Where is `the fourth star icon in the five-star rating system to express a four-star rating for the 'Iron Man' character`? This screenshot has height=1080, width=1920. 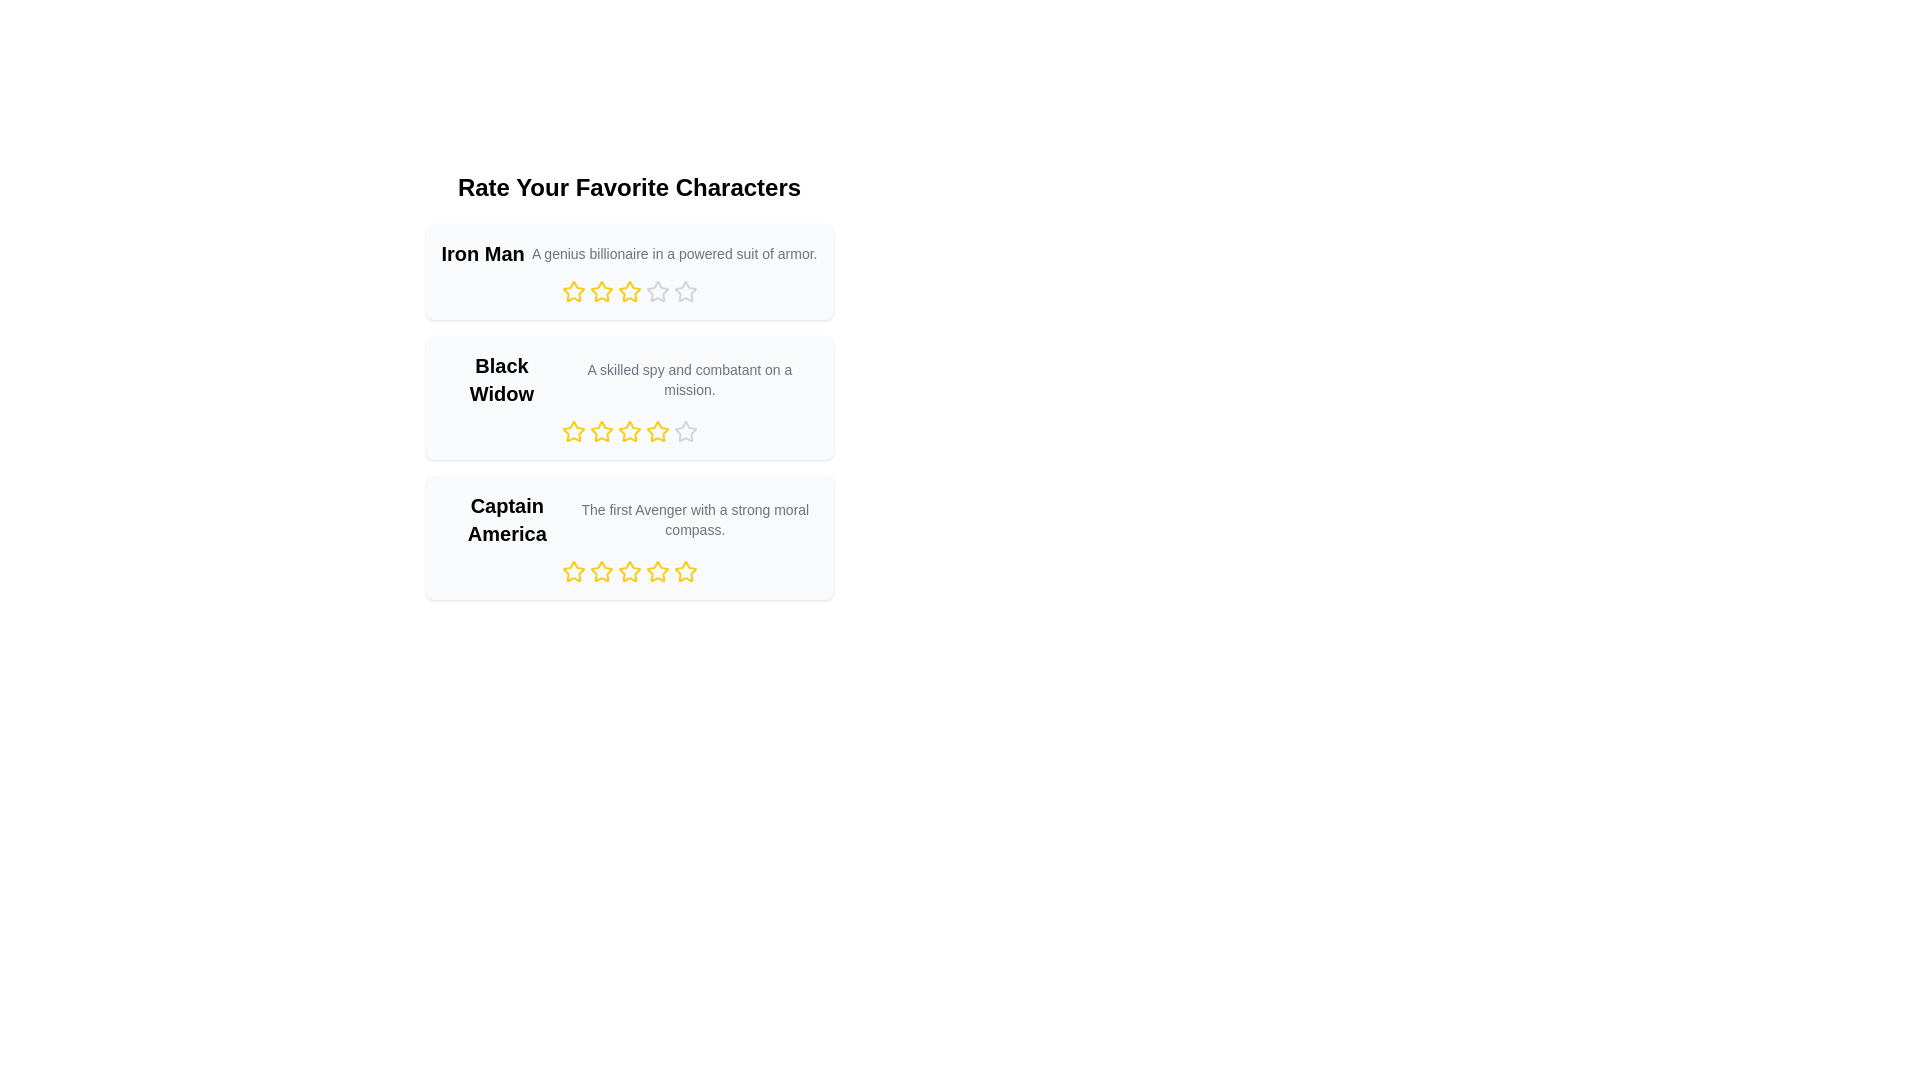
the fourth star icon in the five-star rating system to express a four-star rating for the 'Iron Man' character is located at coordinates (685, 291).